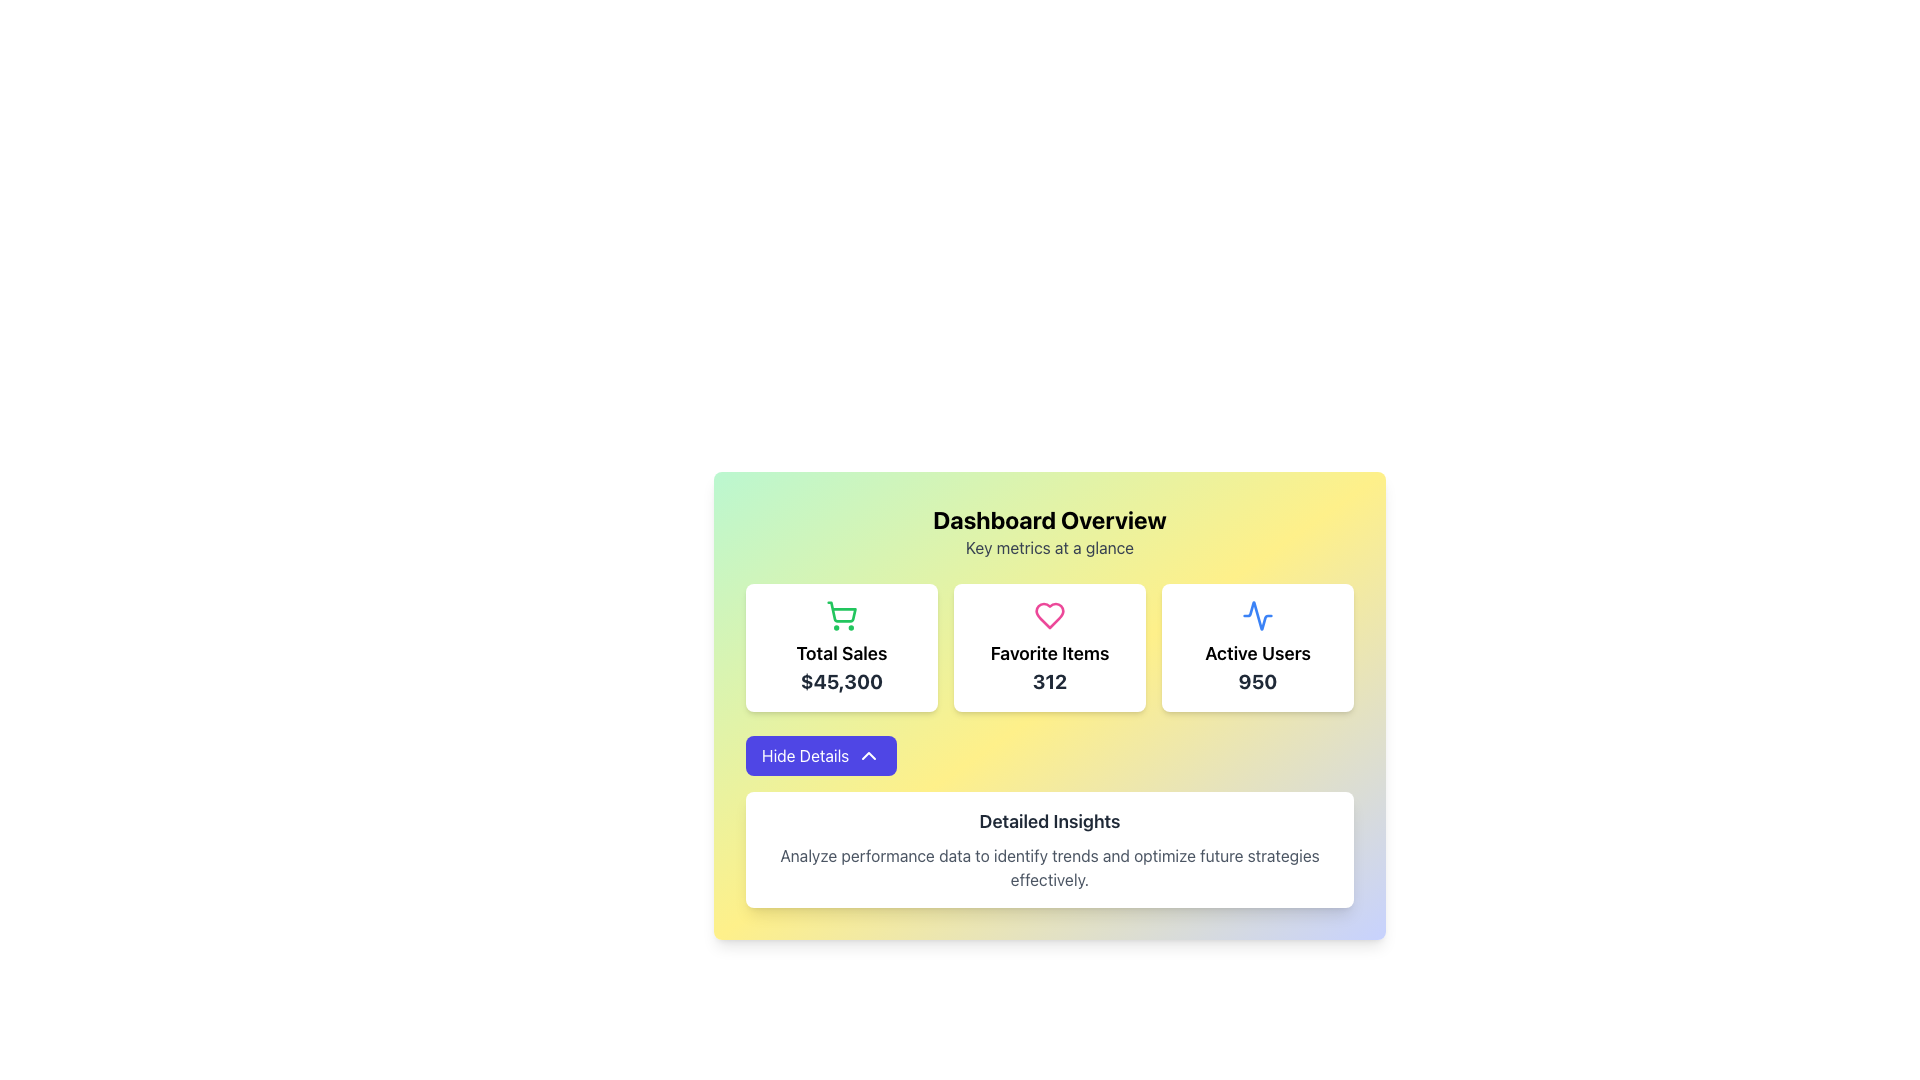 Image resolution: width=1920 pixels, height=1080 pixels. Describe the element at coordinates (1049, 547) in the screenshot. I see `text from the subtitle located below the 'Dashboard Overview' header in the dashboard card interface` at that location.